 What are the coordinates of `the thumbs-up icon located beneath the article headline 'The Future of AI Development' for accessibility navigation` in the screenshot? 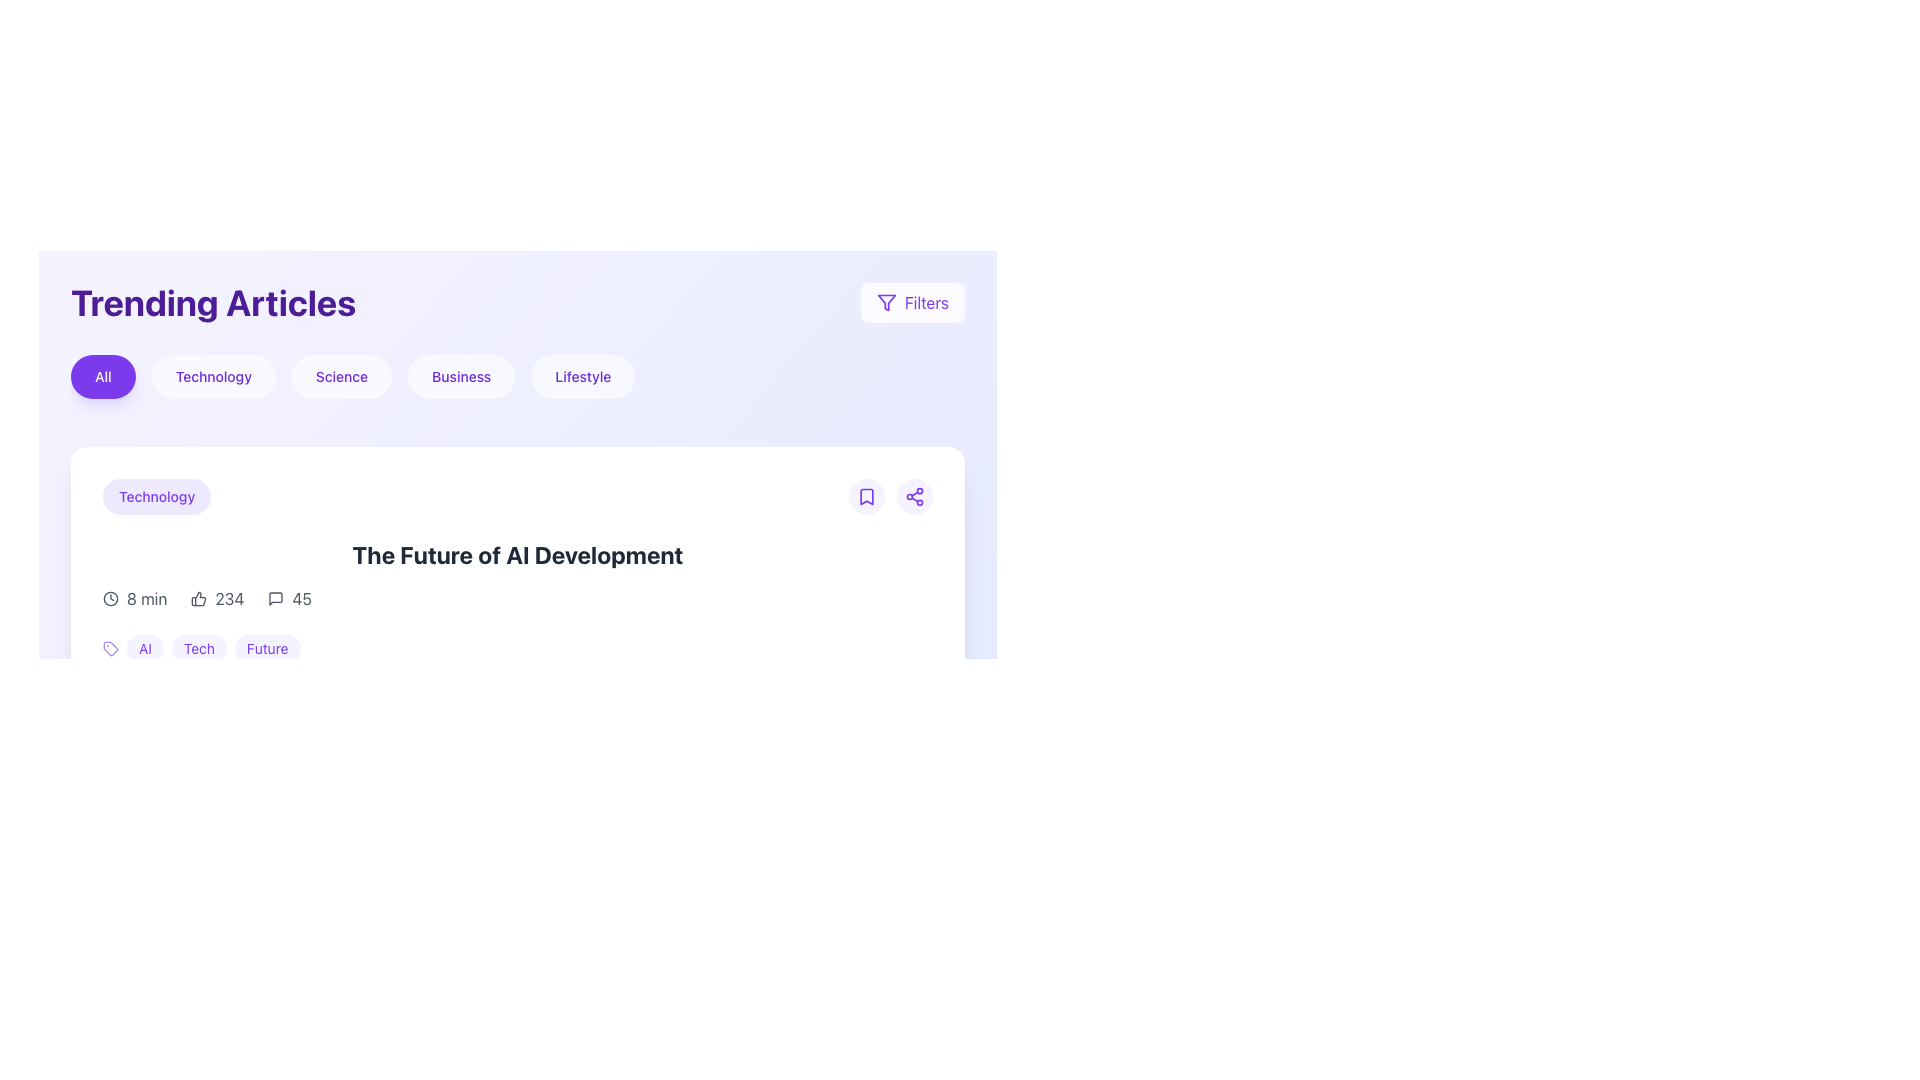 It's located at (199, 597).